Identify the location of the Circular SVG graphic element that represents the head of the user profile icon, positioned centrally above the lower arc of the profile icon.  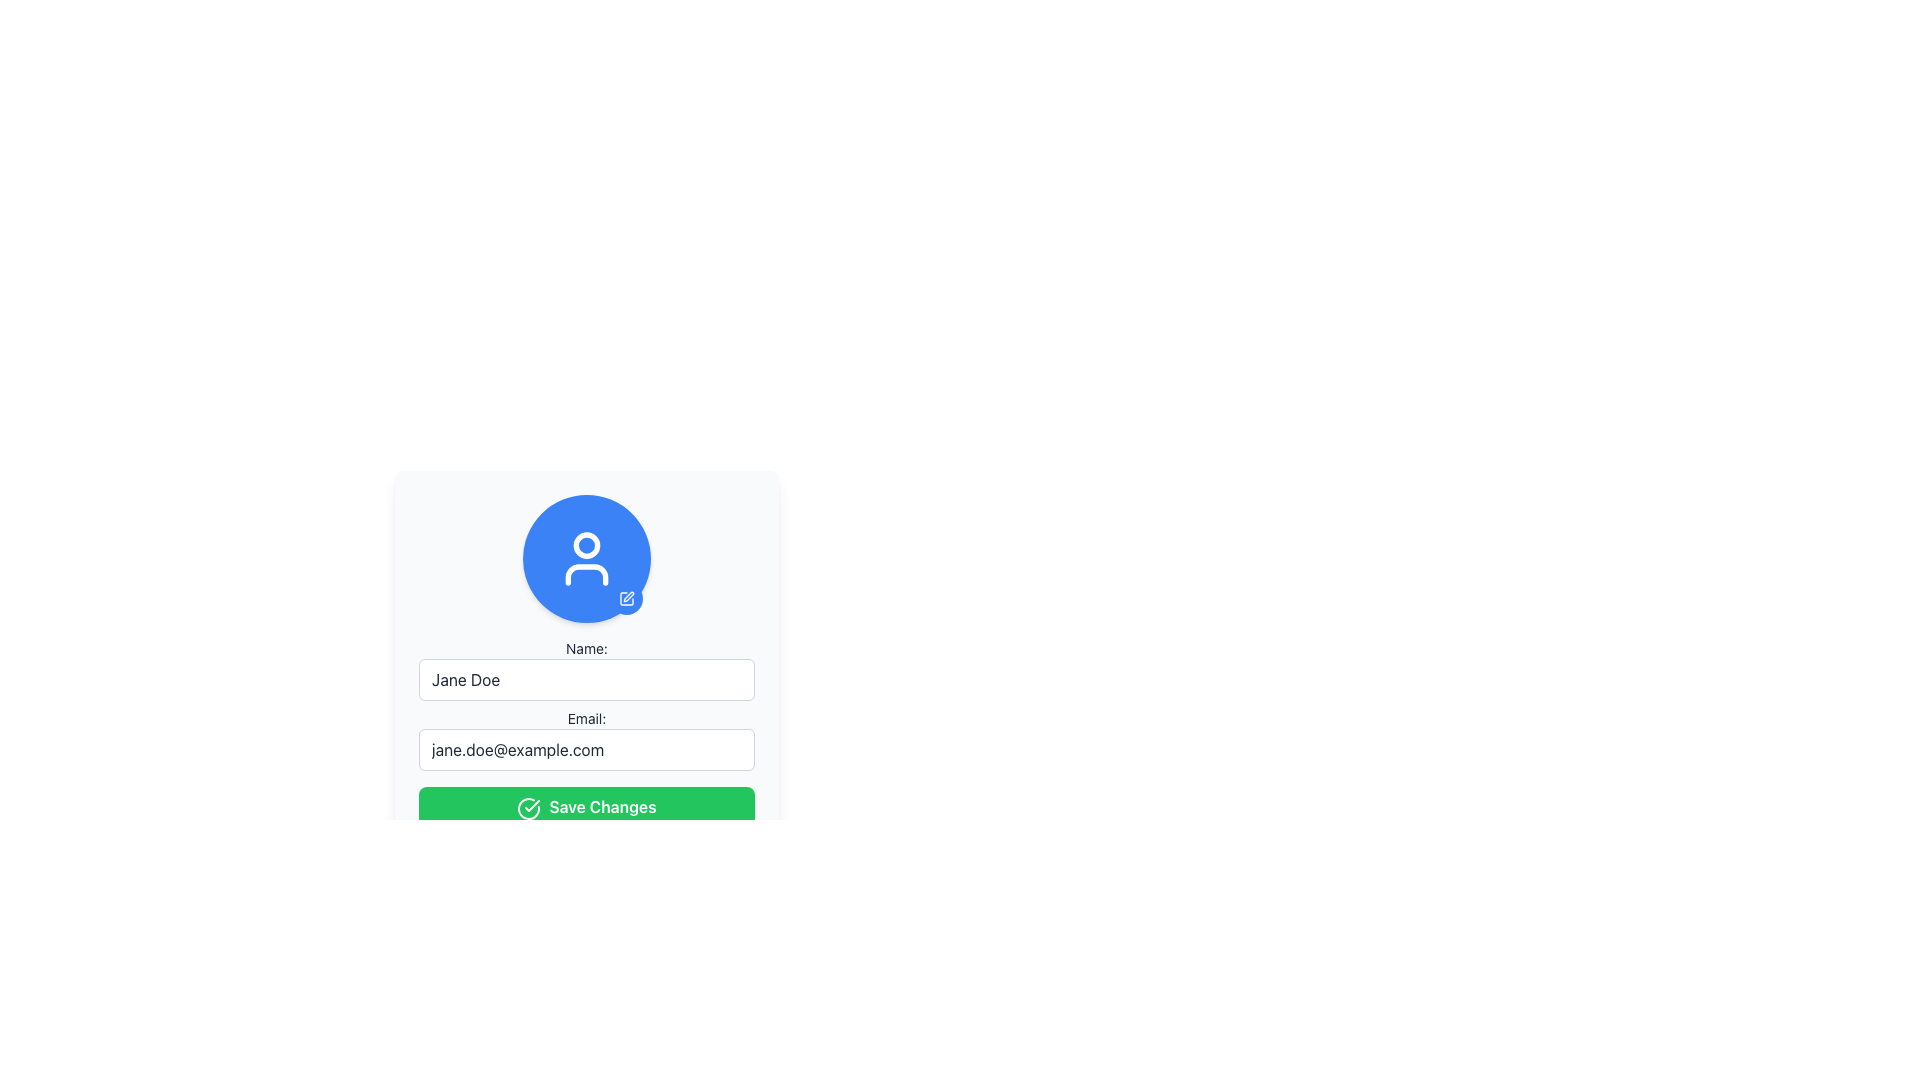
(585, 544).